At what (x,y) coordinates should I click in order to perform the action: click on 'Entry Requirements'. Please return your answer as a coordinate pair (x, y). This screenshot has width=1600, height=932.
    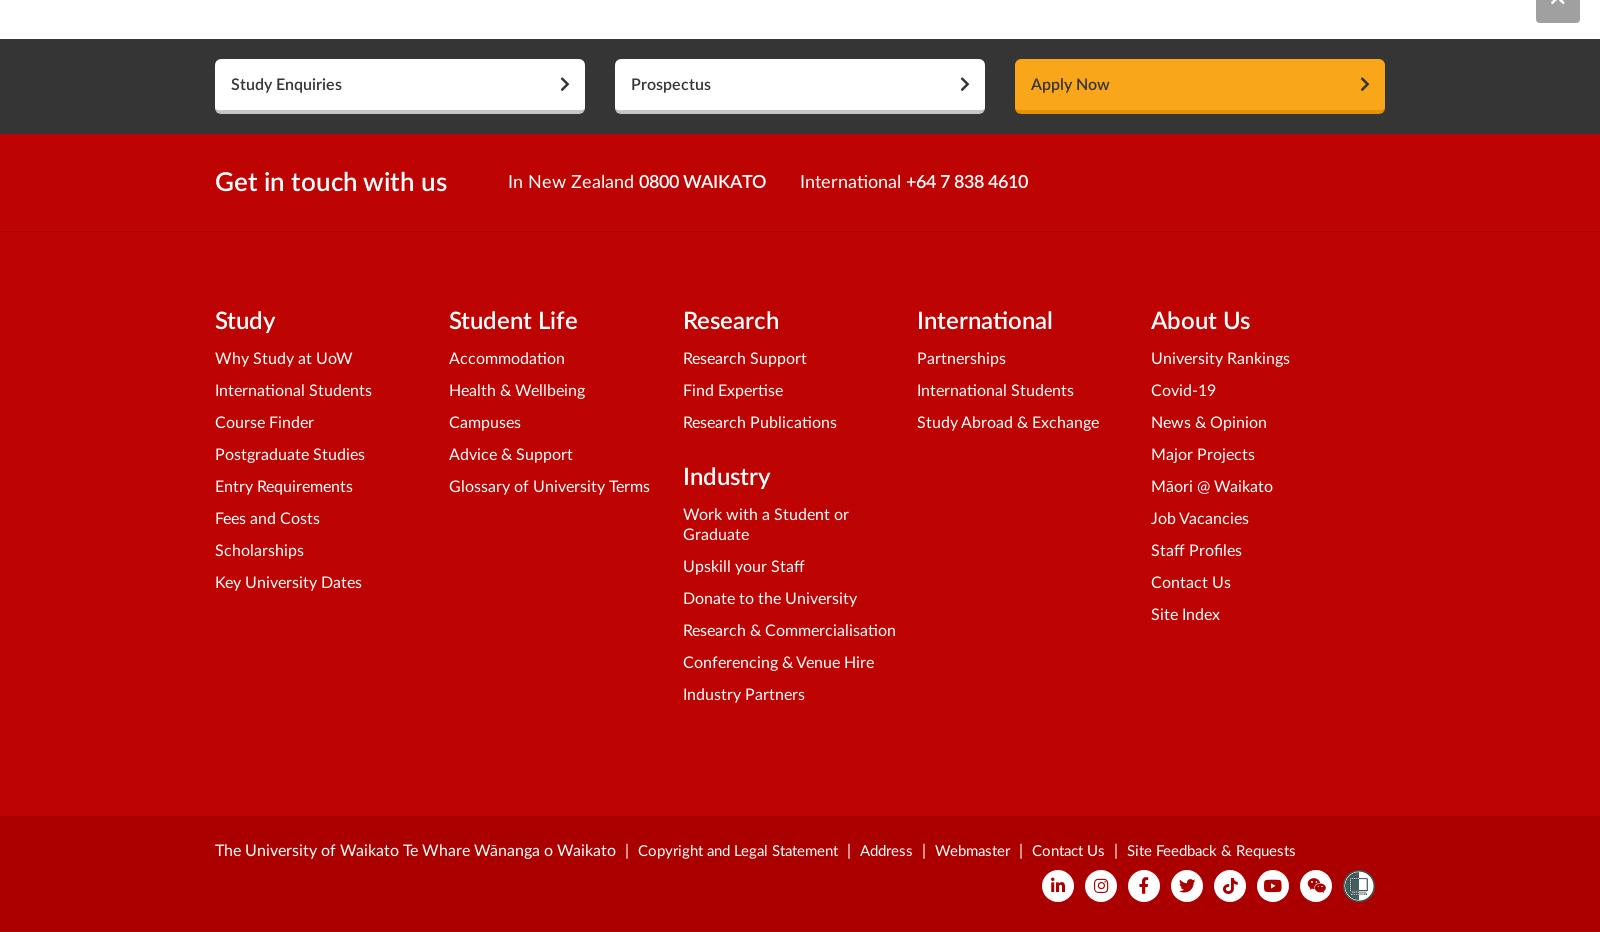
    Looking at the image, I should click on (284, 485).